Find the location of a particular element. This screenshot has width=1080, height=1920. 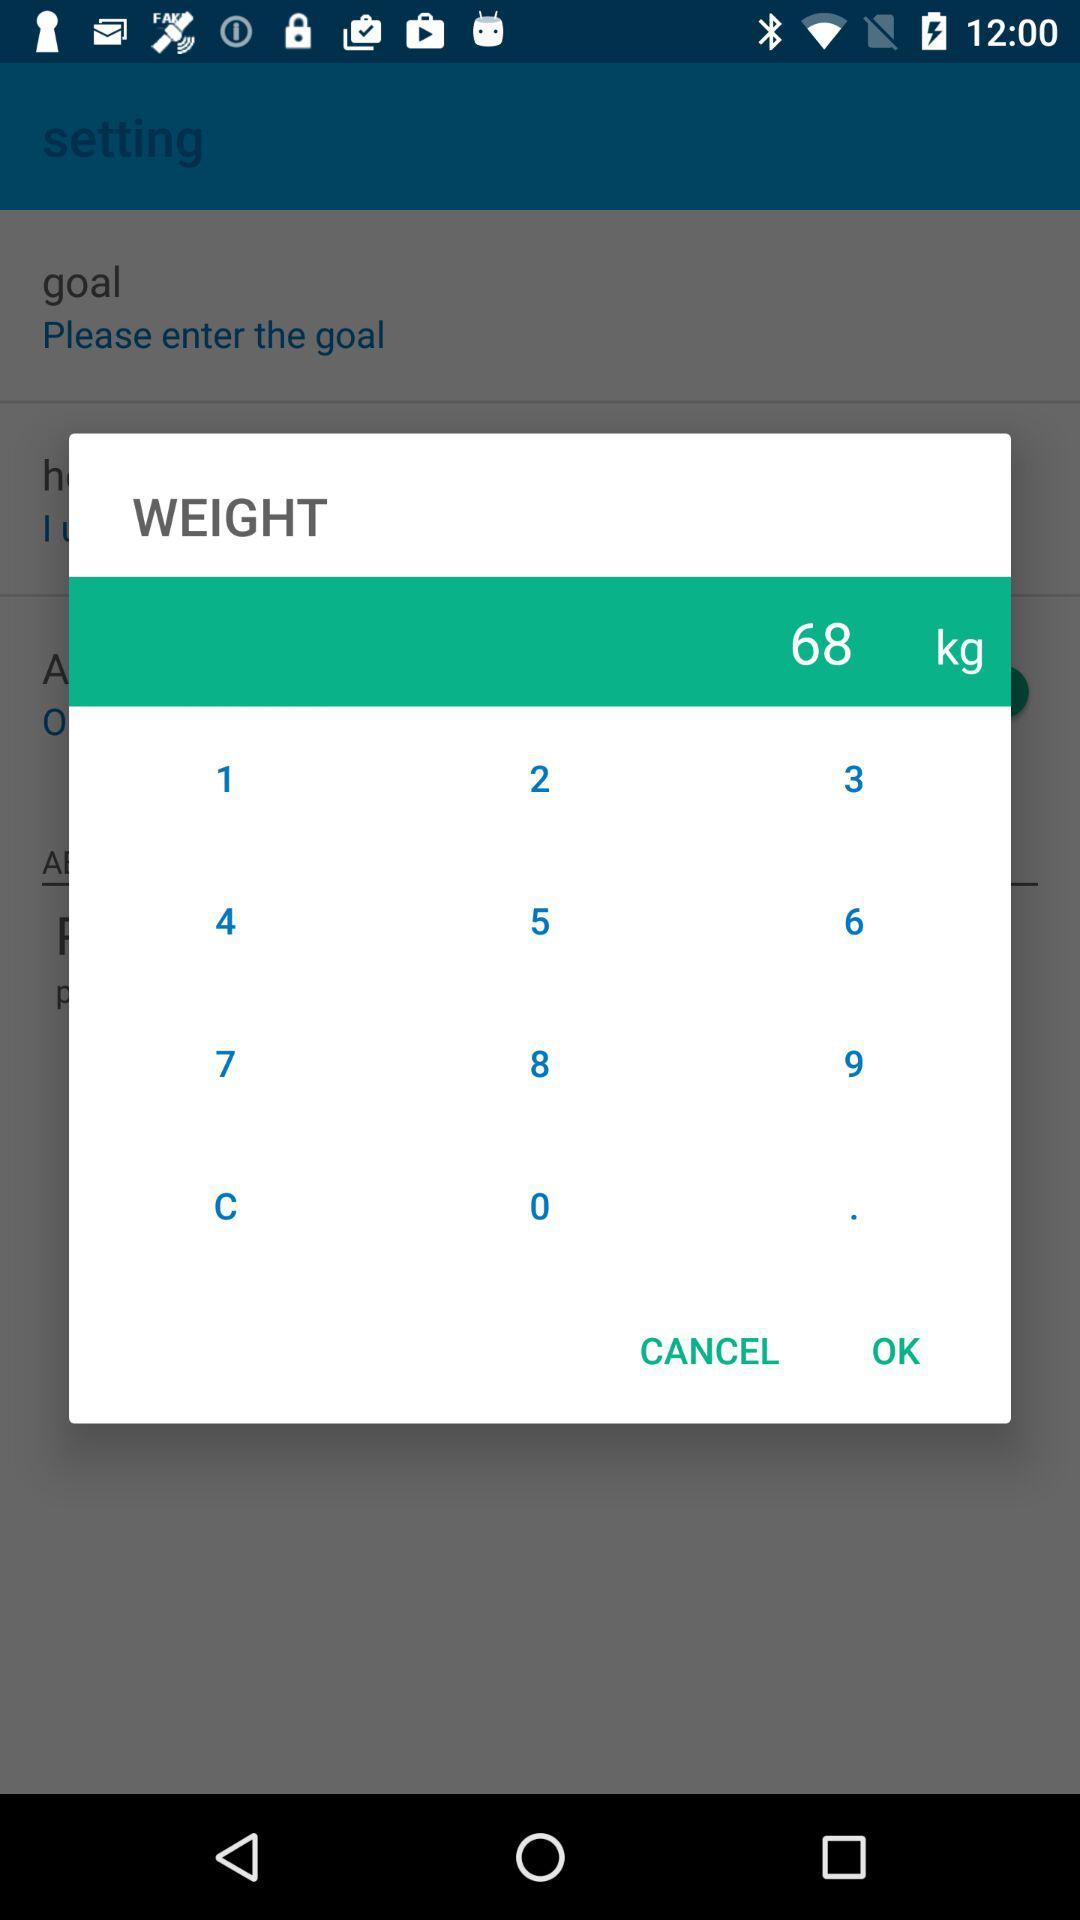

the item to the right of the 5 is located at coordinates (854, 1061).